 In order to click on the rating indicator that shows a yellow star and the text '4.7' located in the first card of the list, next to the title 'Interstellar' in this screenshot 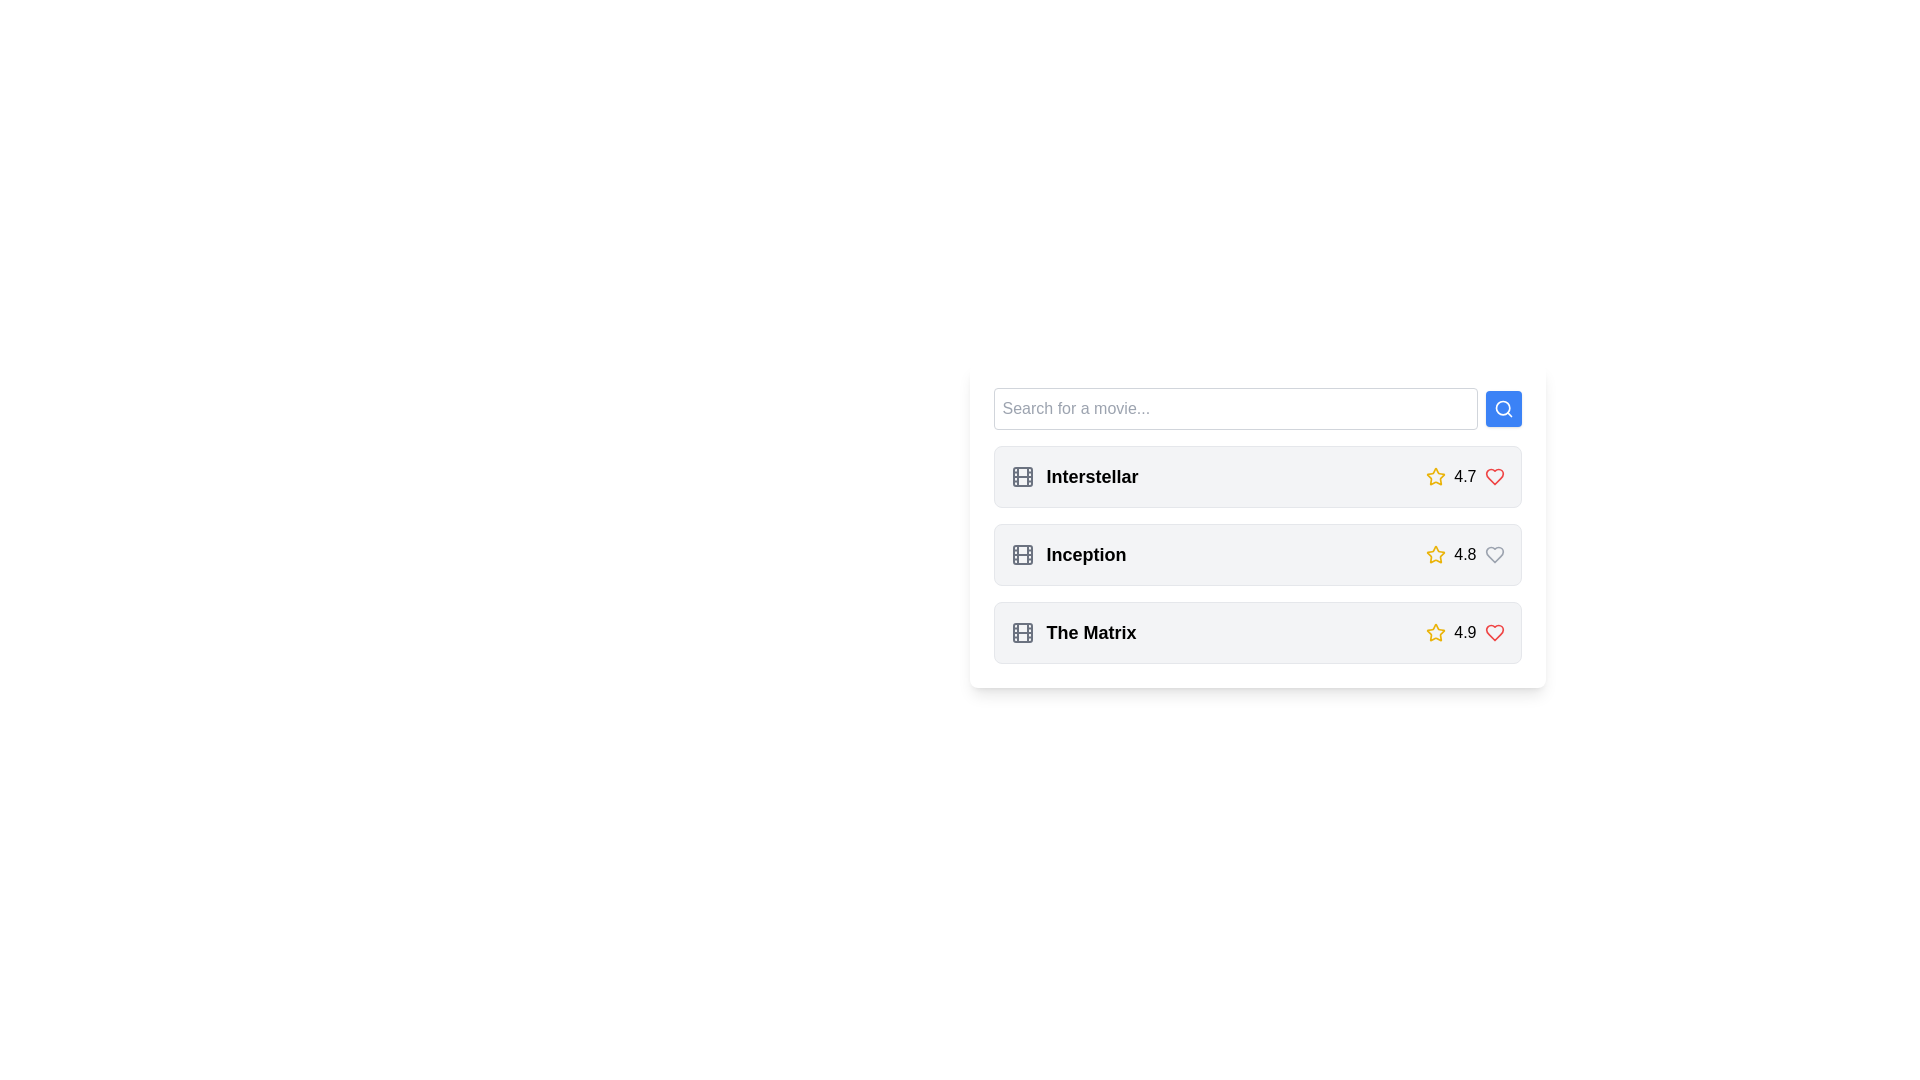, I will do `click(1465, 477)`.